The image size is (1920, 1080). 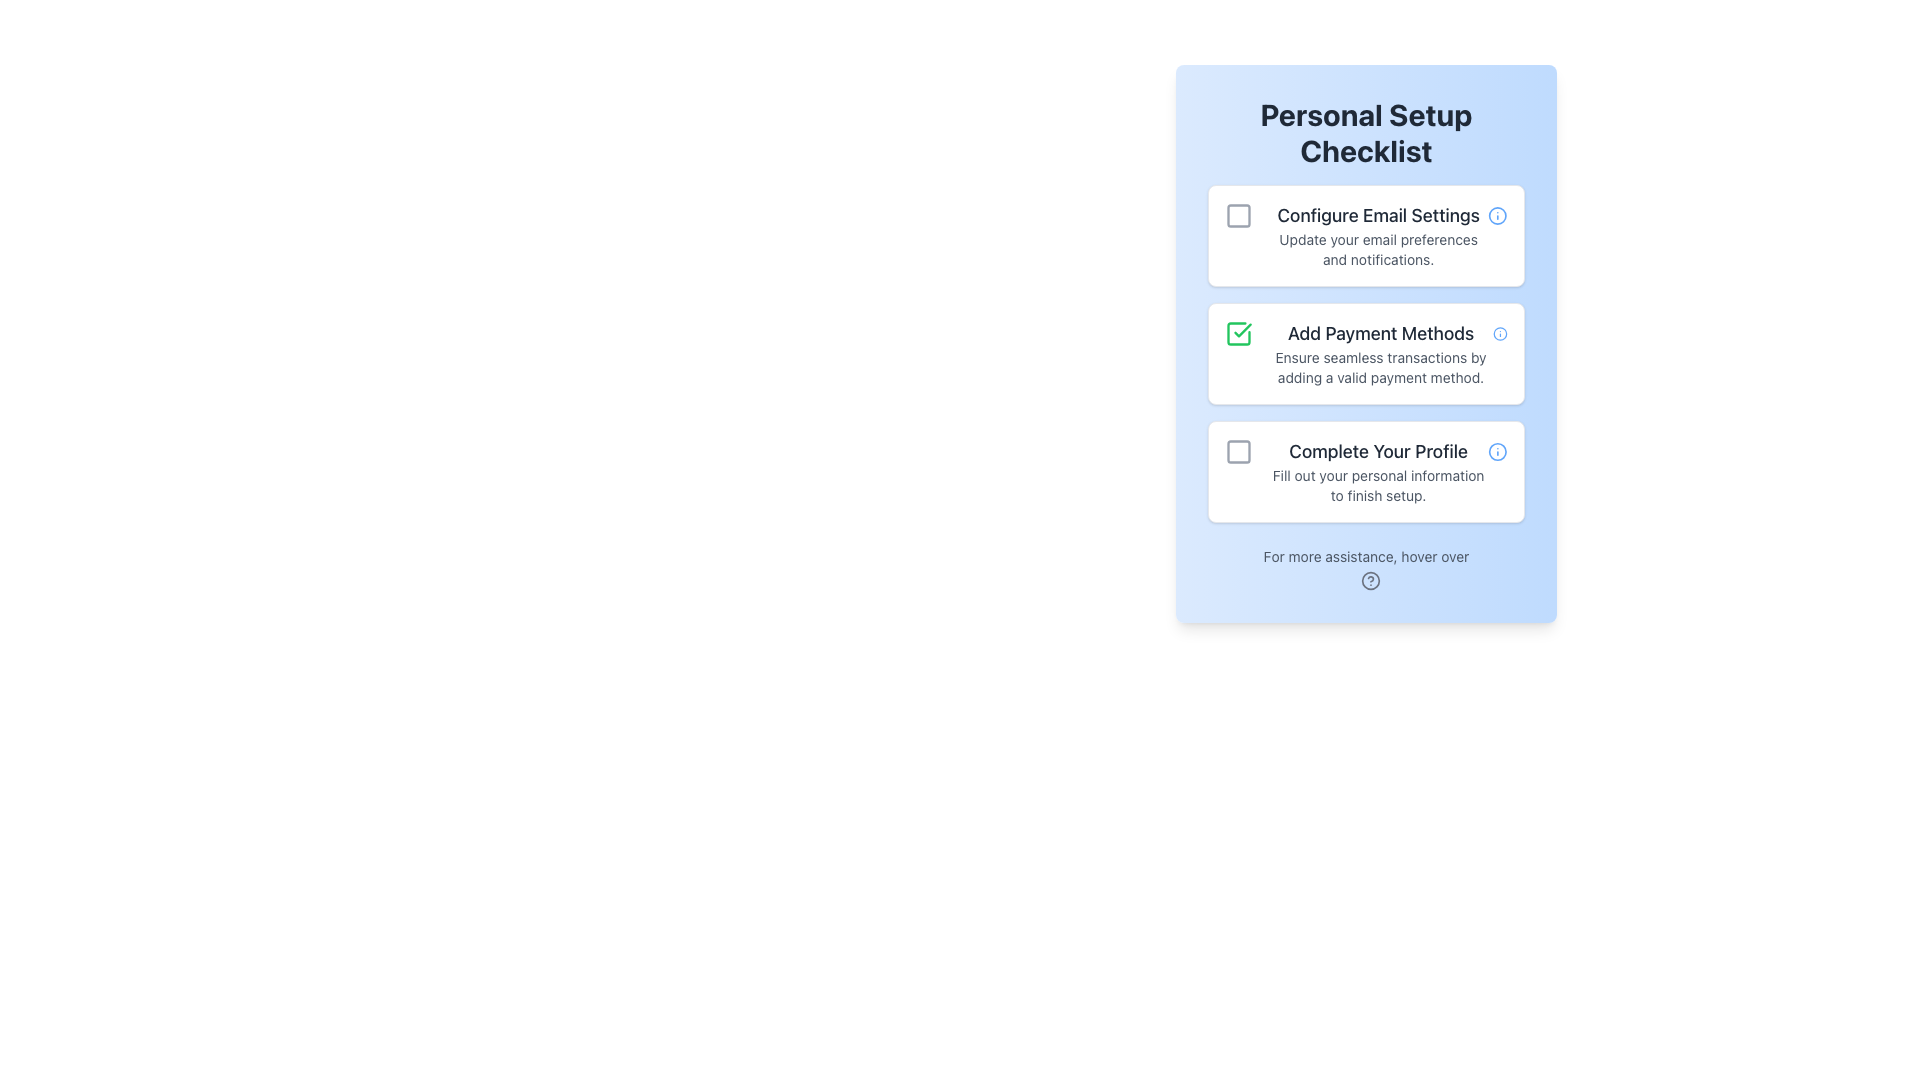 What do you see at coordinates (1365, 556) in the screenshot?
I see `the instructional text located at the bottom center of the 'Personal Setup Checklist' card, which guides users to the question mark icon for more information` at bounding box center [1365, 556].